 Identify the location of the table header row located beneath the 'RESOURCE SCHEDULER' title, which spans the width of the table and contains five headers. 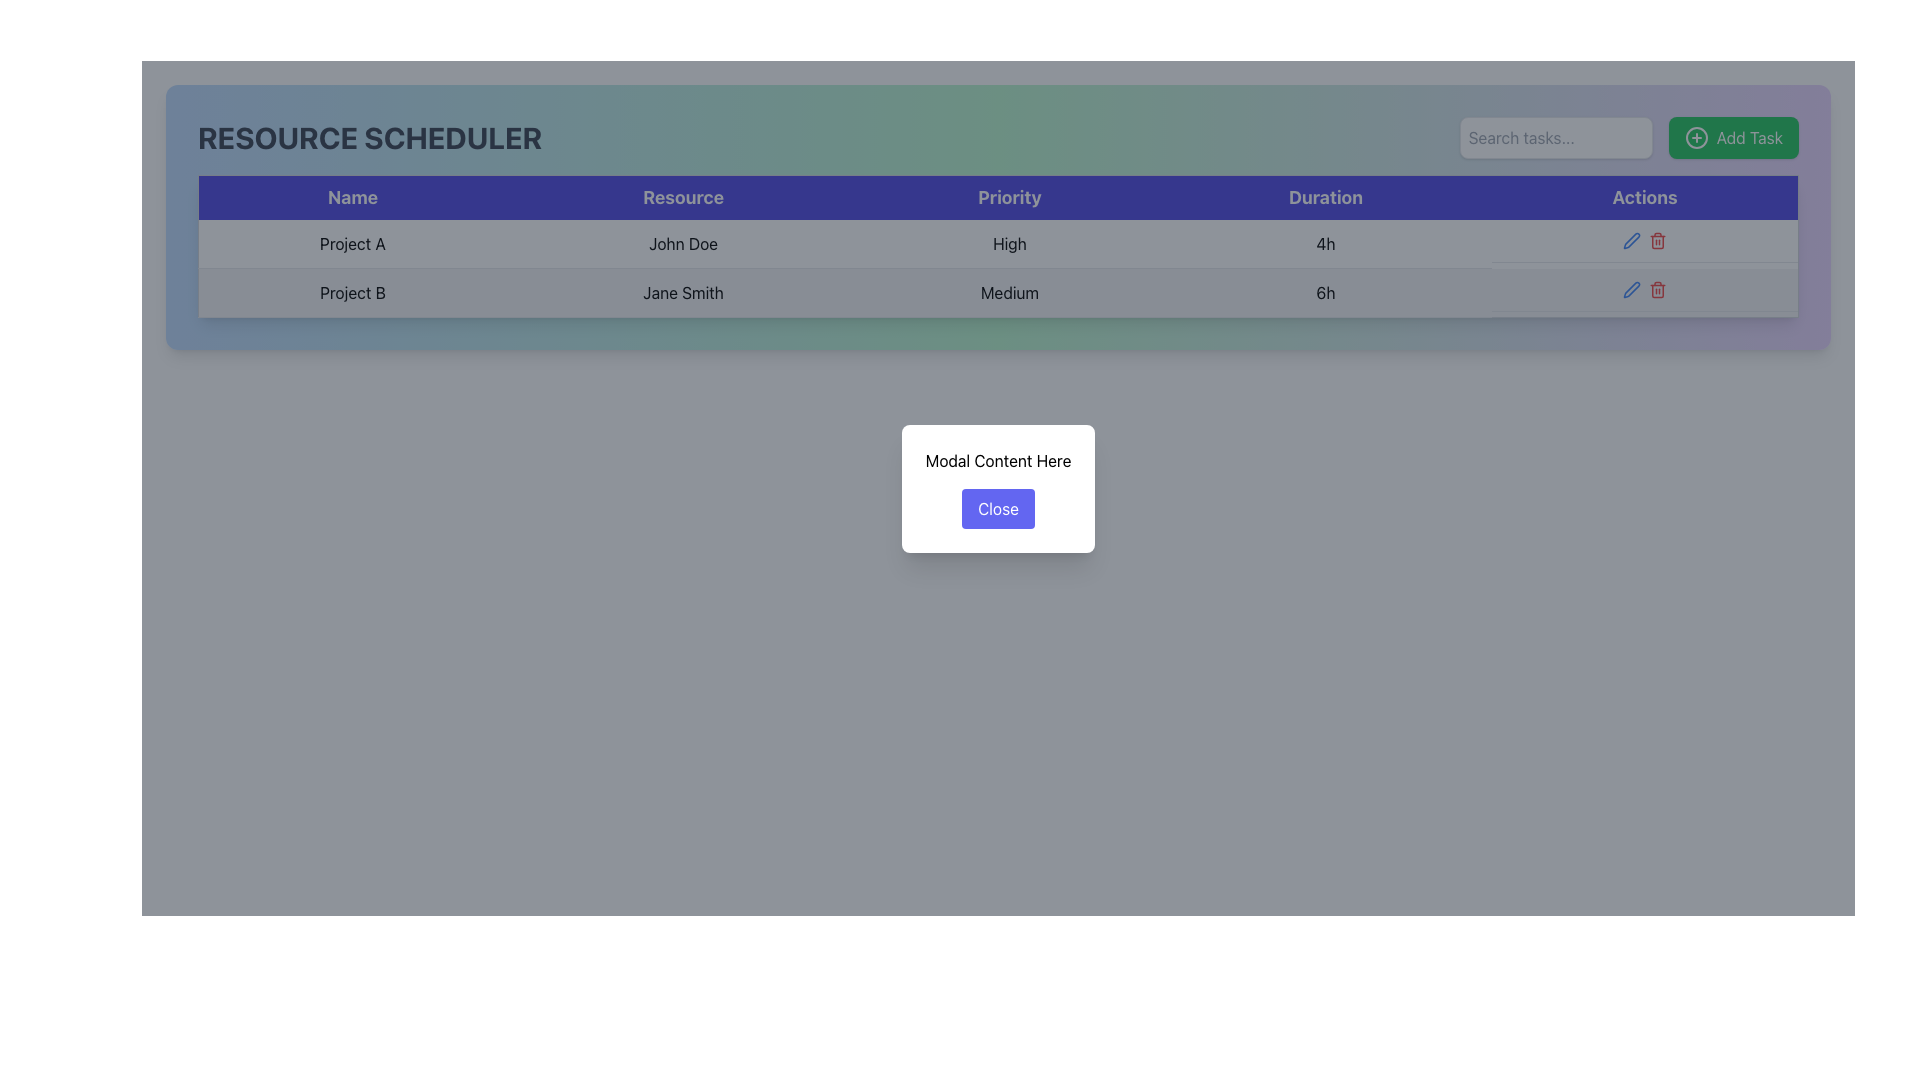
(998, 197).